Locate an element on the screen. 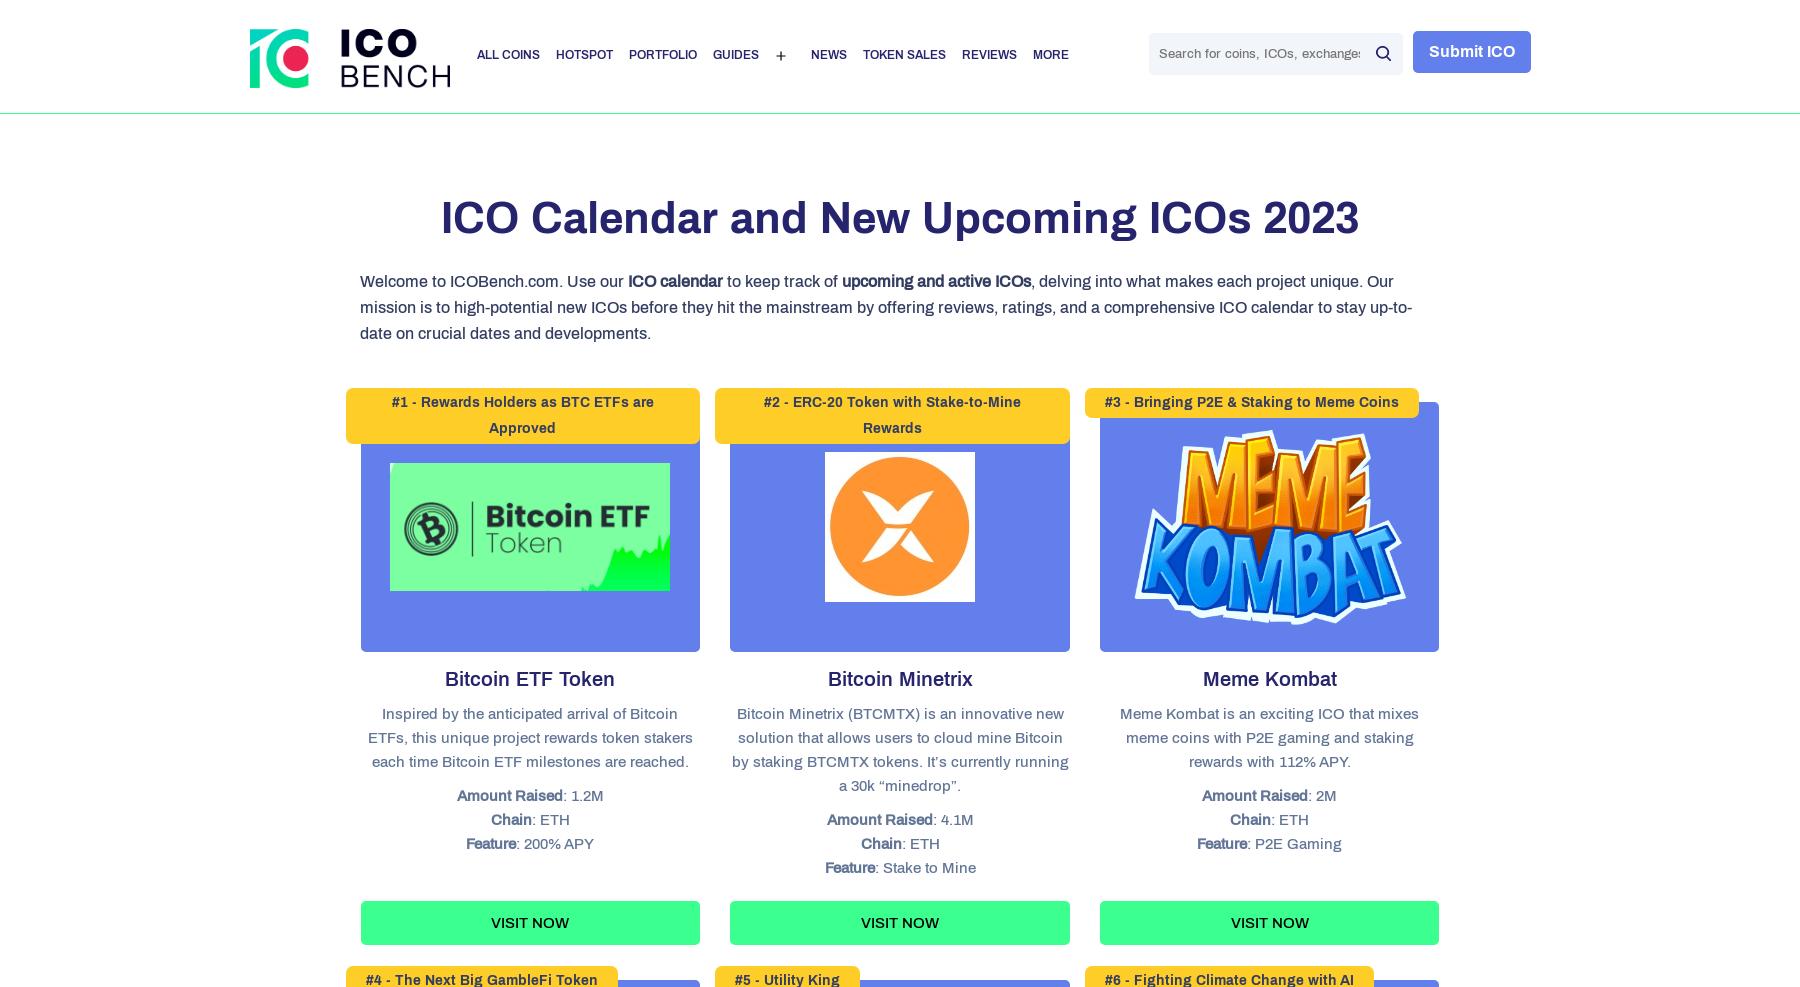  'all coins' is located at coordinates (506, 53).